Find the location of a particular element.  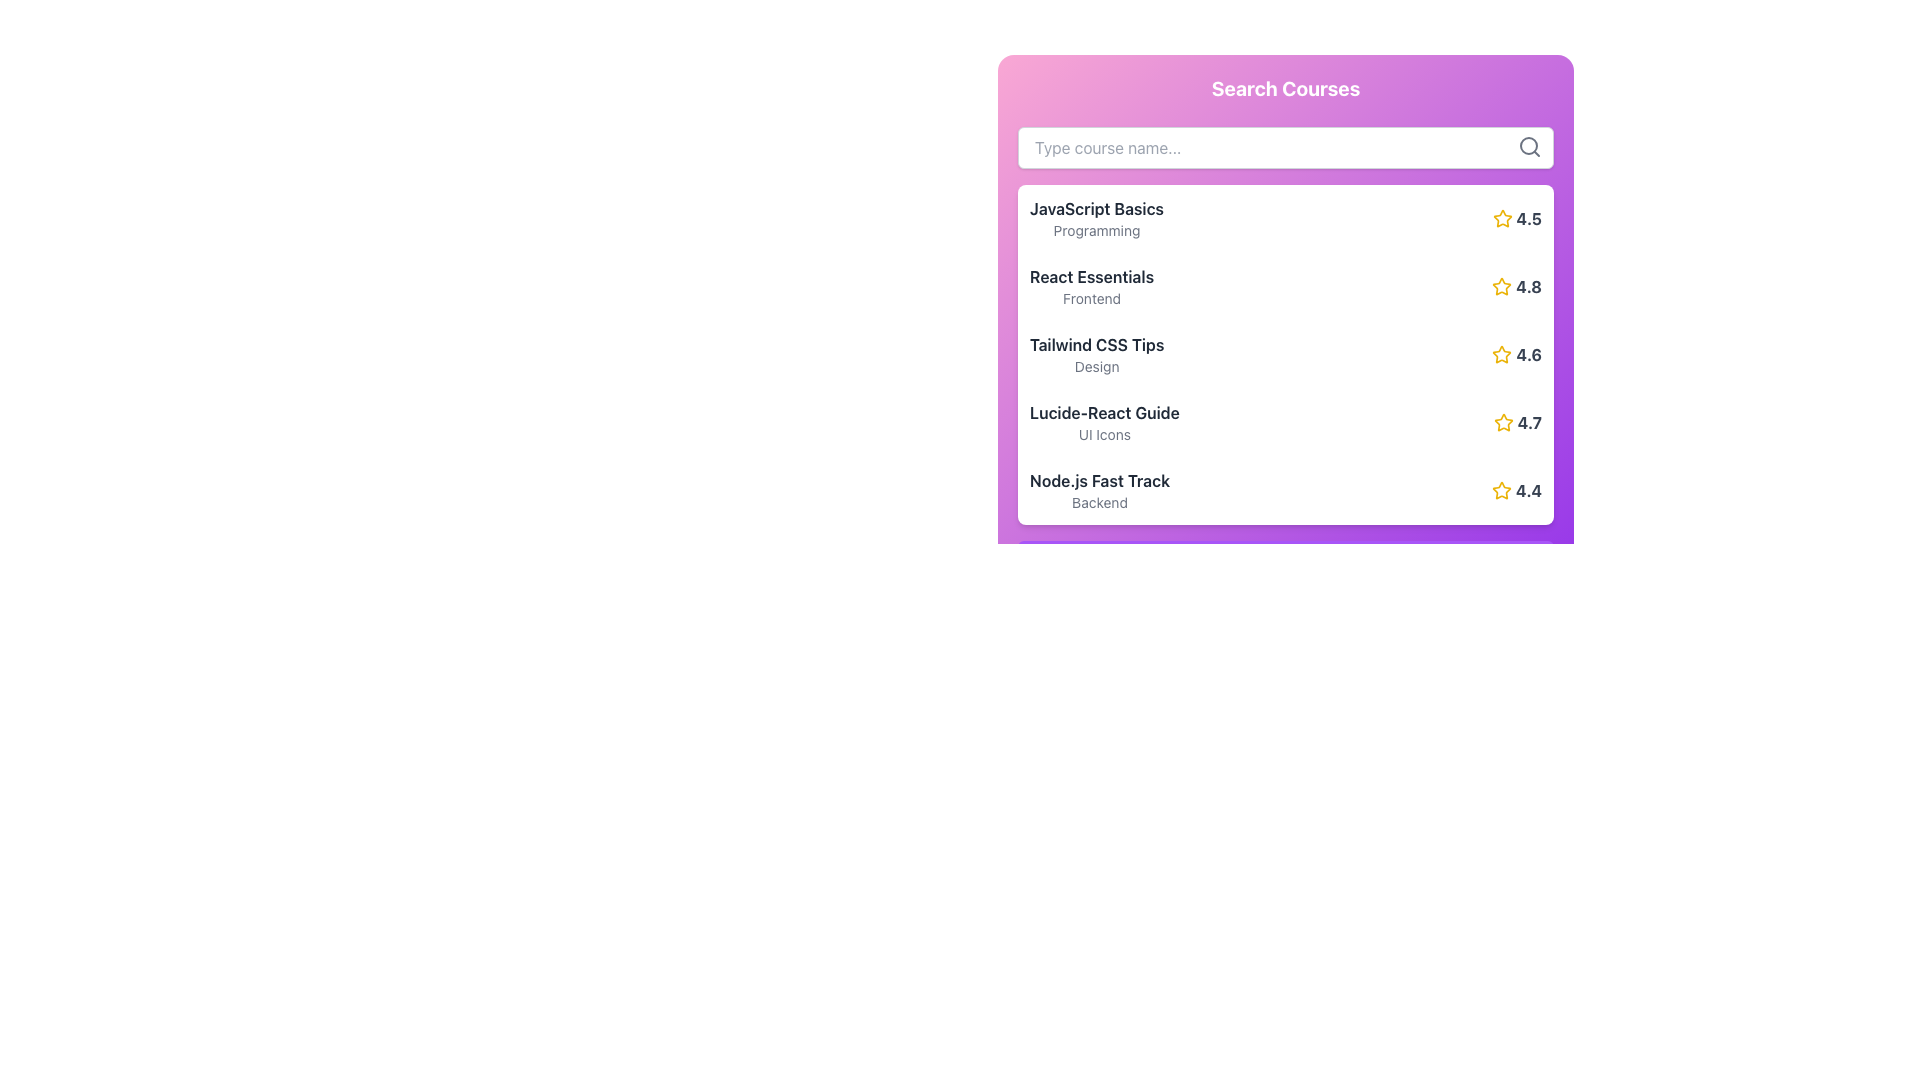

the star icon representing the rating system for the course 'JavaScript Basics', which indicates a rating of '4.5' is located at coordinates (1502, 219).